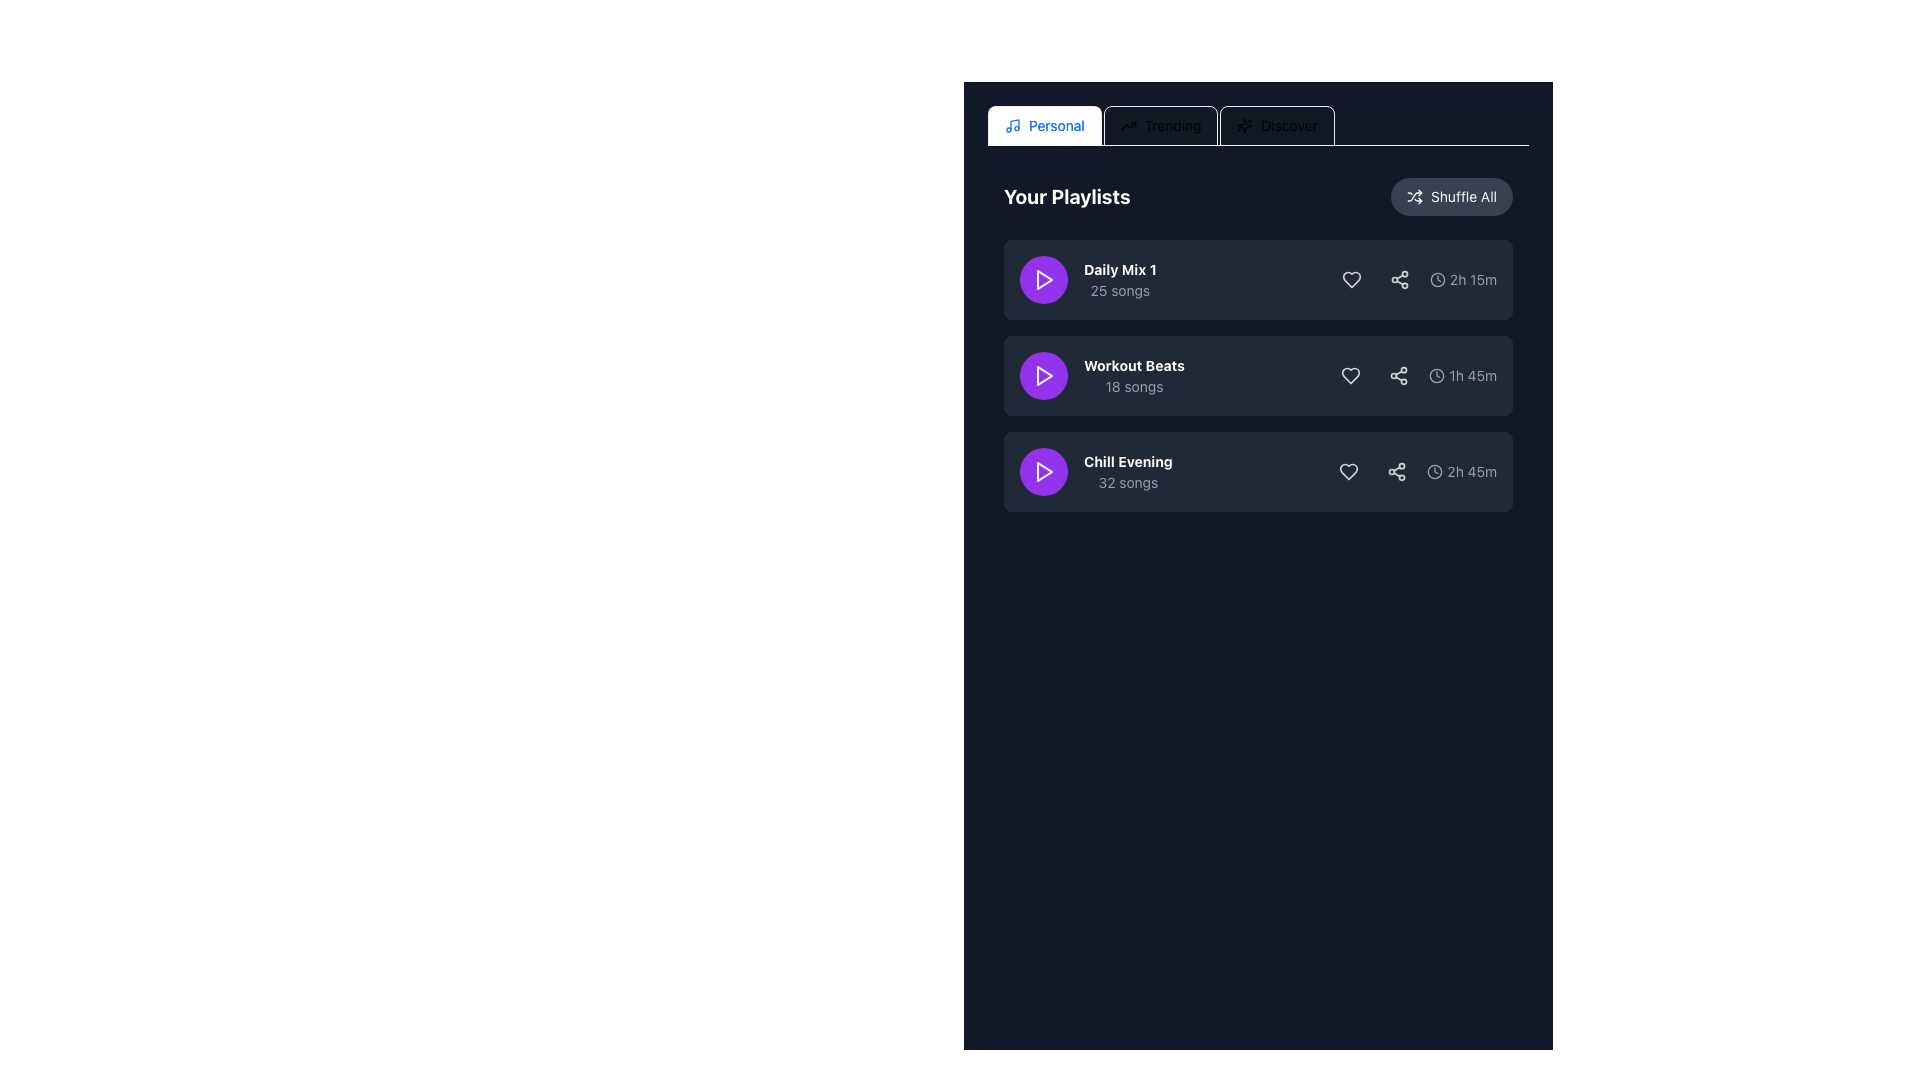 Image resolution: width=1920 pixels, height=1080 pixels. I want to click on the clock icon positioned to the left of the text '2h 15m' in the playlist row for 'Daily Mix 1', so click(1436, 280).